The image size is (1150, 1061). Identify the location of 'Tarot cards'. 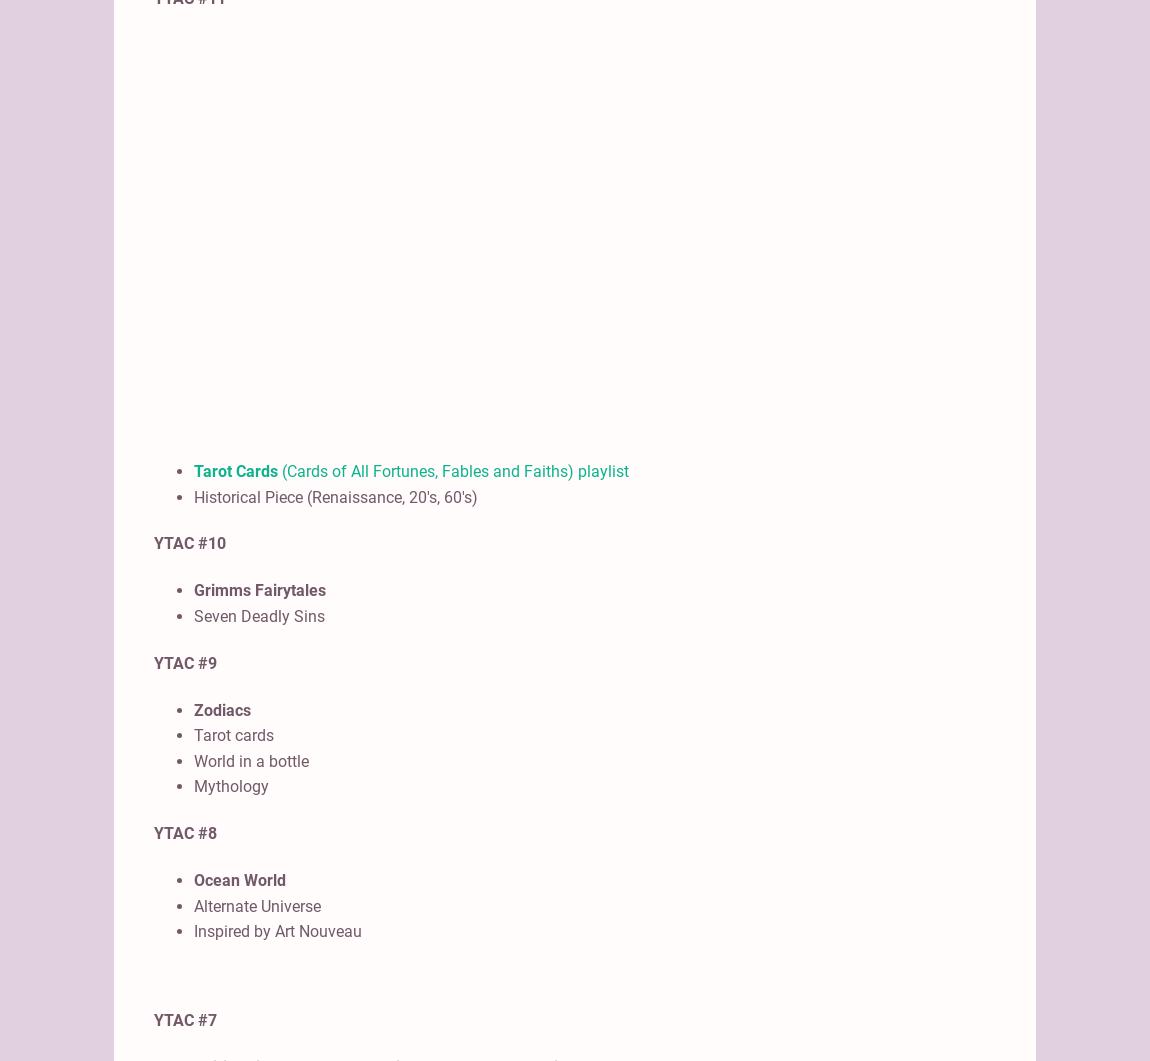
(233, 735).